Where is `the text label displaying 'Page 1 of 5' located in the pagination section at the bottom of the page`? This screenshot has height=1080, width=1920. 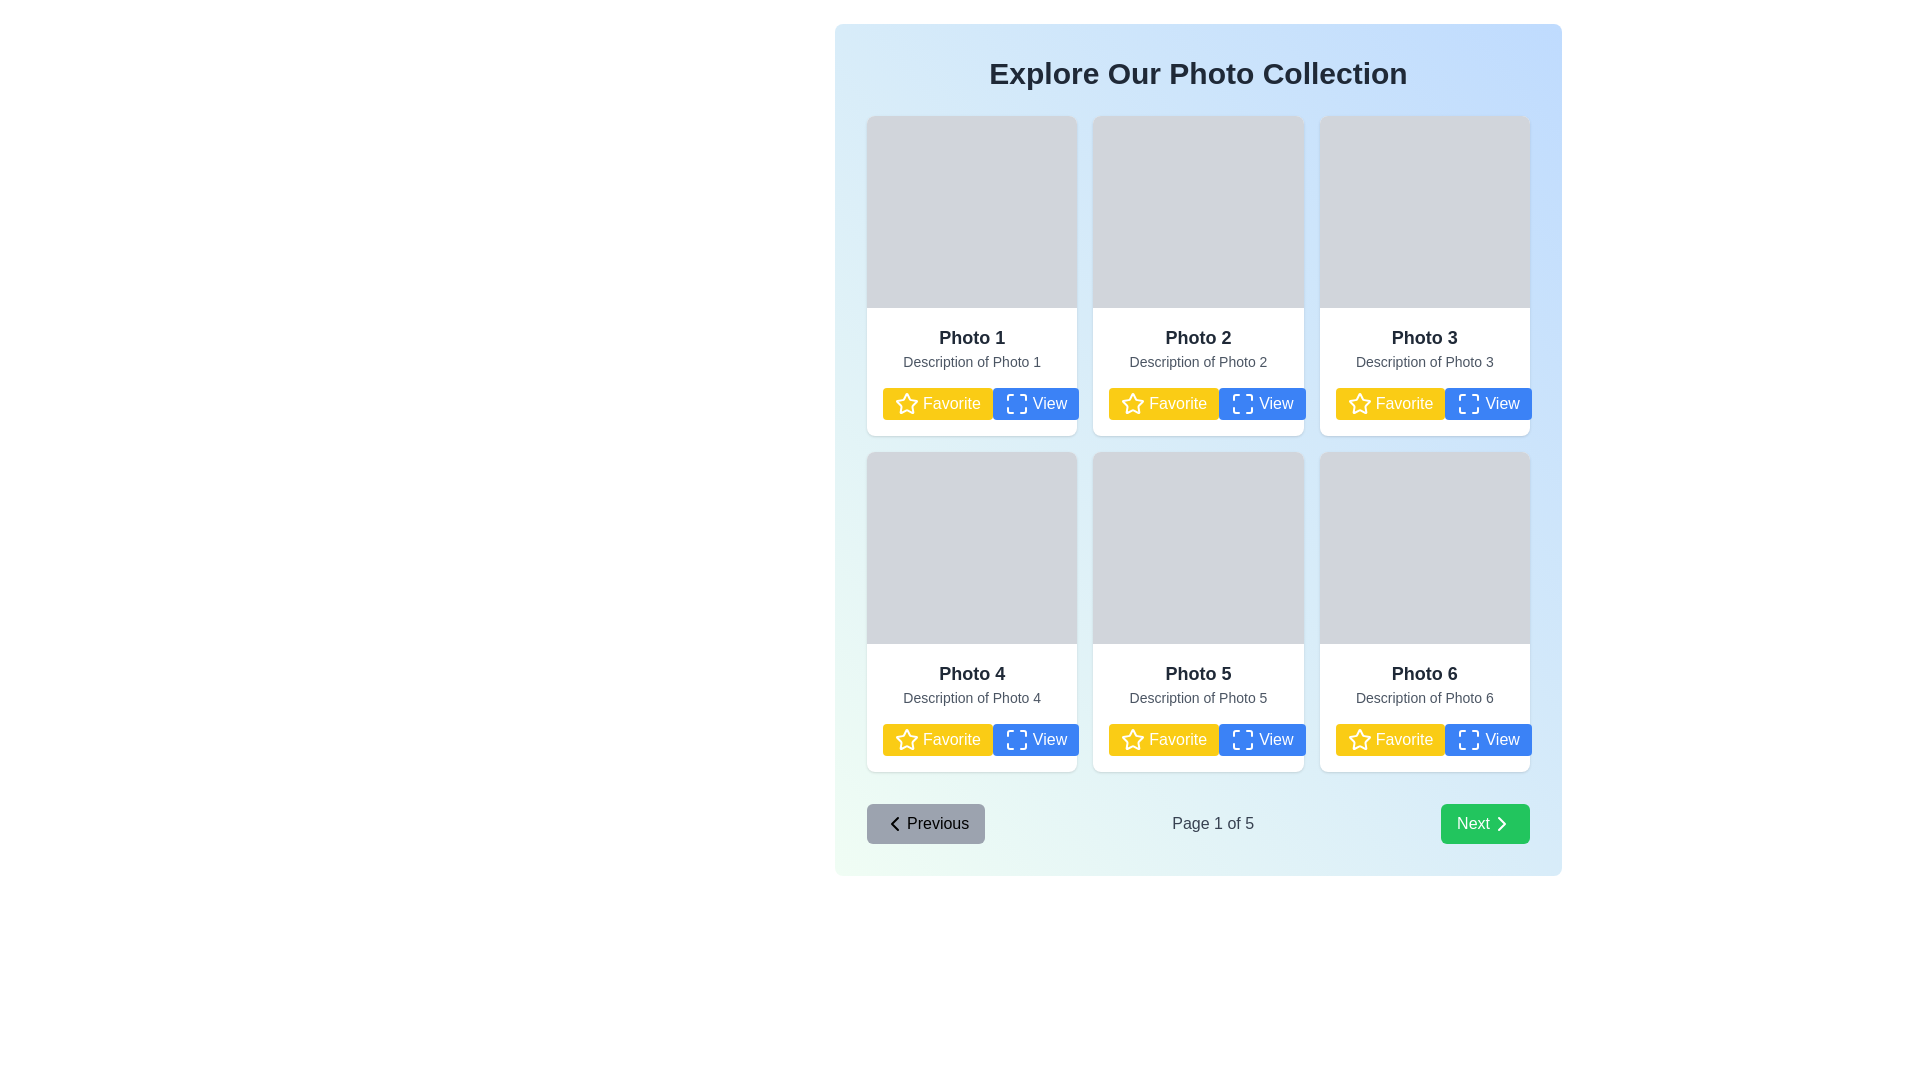 the text label displaying 'Page 1 of 5' located in the pagination section at the bottom of the page is located at coordinates (1212, 824).